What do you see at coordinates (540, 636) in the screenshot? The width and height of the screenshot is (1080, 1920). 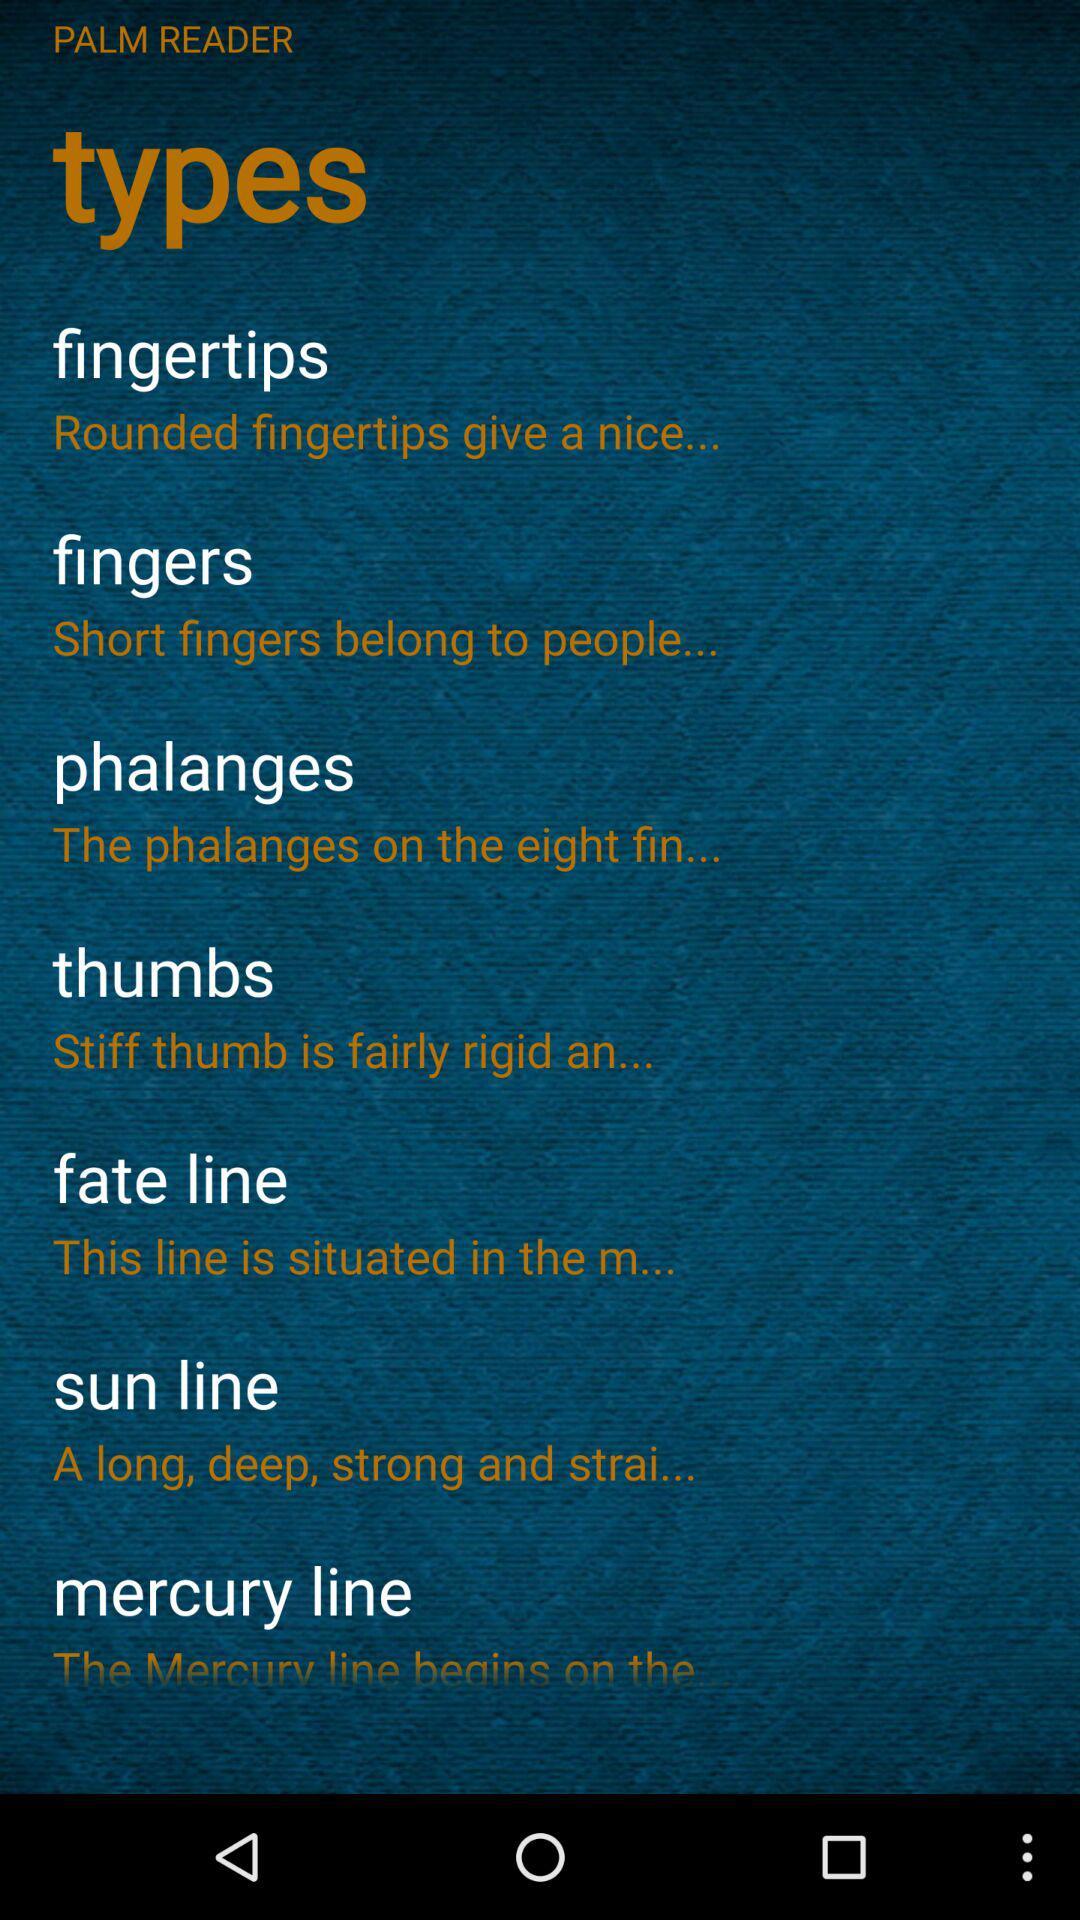 I see `the short fingers belong app` at bounding box center [540, 636].